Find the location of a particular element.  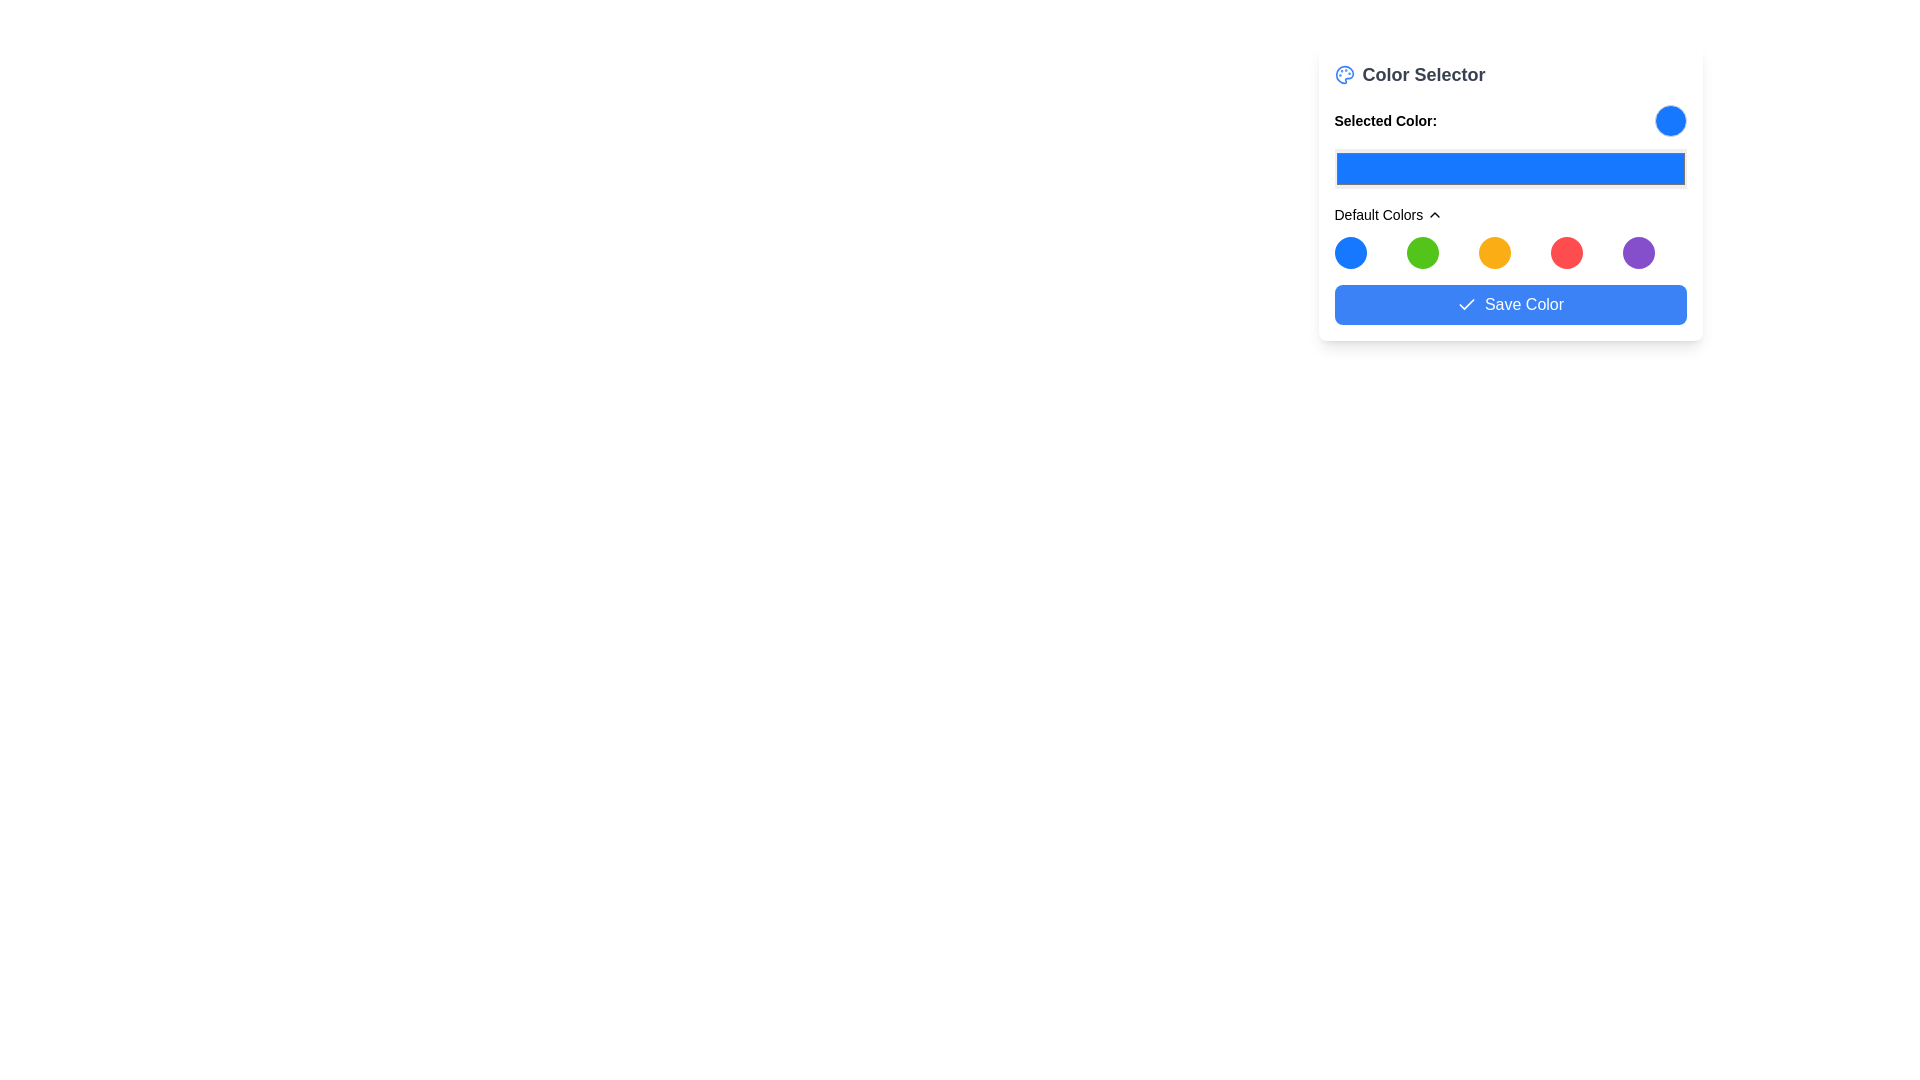

the vibrant green circular icon that is the second in a grid of five icons in the 'Default Colors' dropdown panel is located at coordinates (1421, 252).